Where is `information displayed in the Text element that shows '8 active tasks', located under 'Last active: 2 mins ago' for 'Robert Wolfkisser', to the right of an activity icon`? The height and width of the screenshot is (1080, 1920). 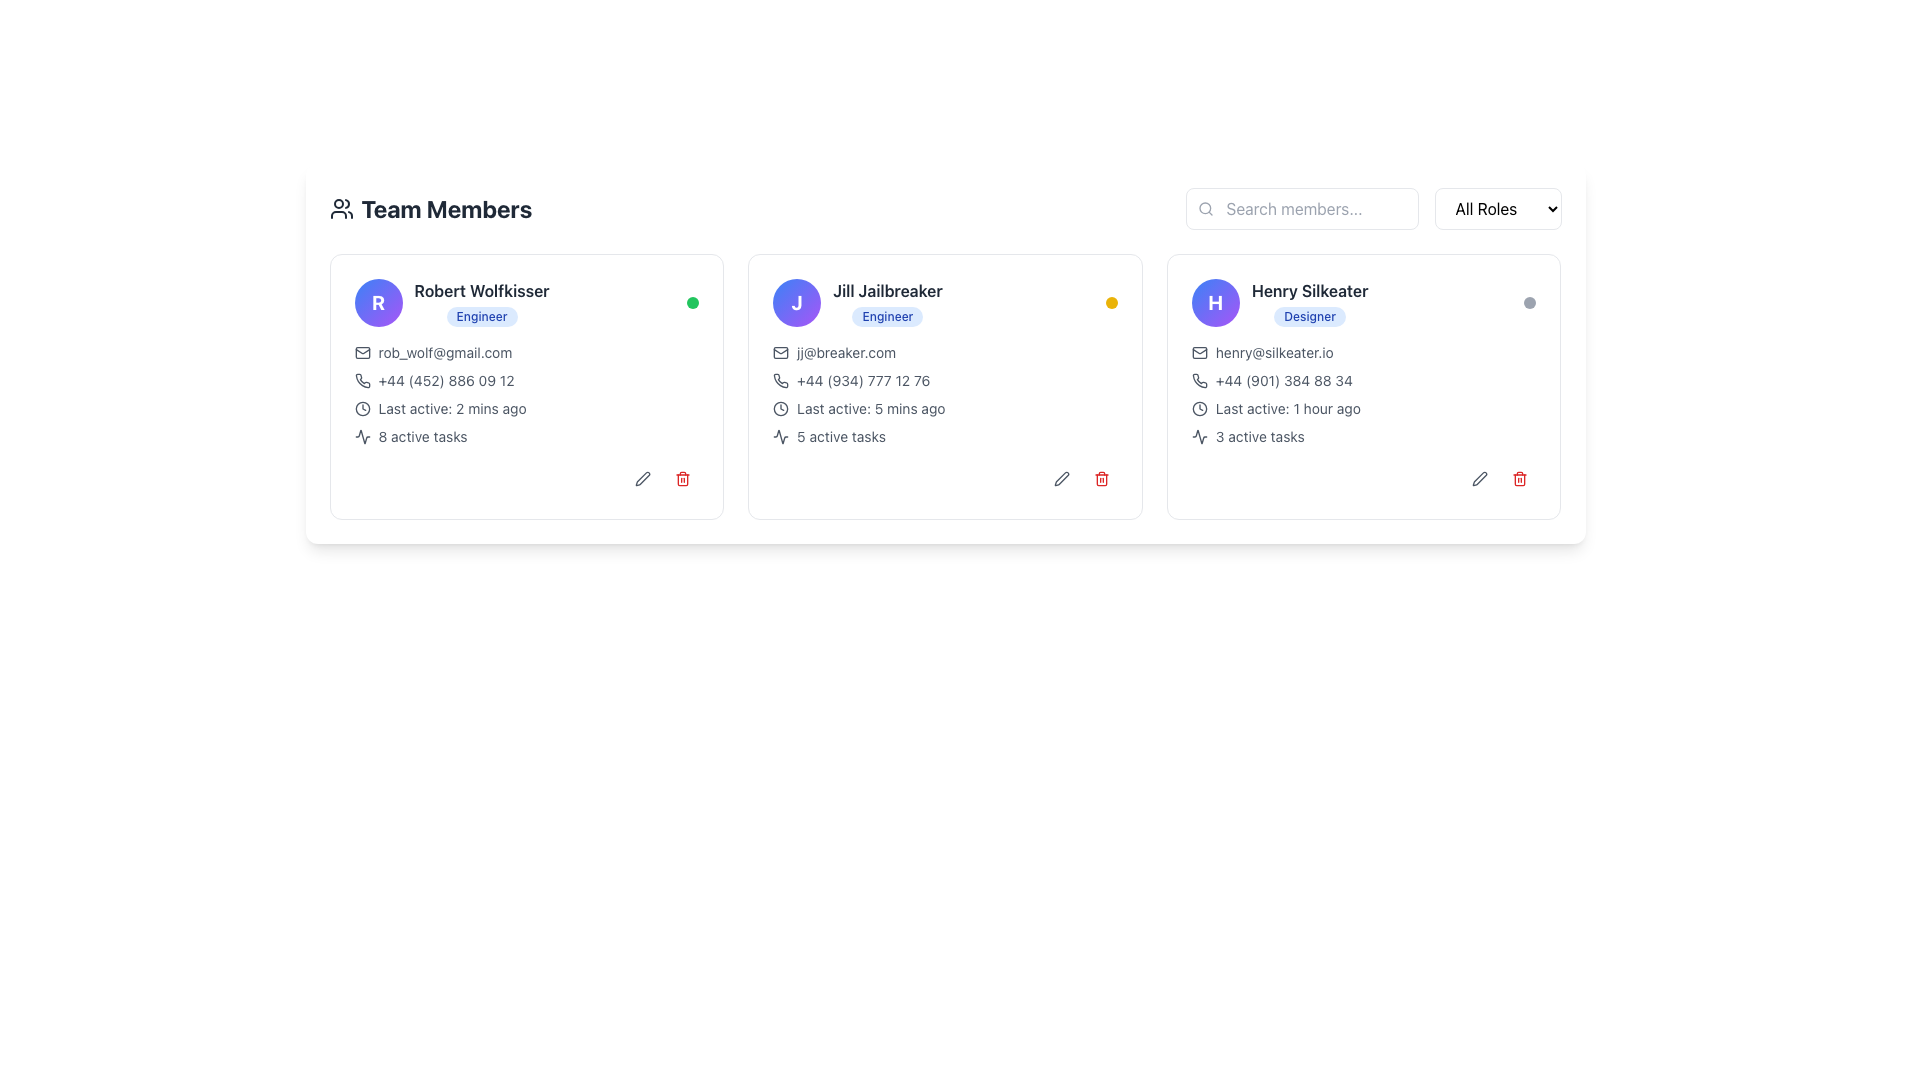 information displayed in the Text element that shows '8 active tasks', located under 'Last active: 2 mins ago' for 'Robert Wolfkisser', to the right of an activity icon is located at coordinates (421, 435).